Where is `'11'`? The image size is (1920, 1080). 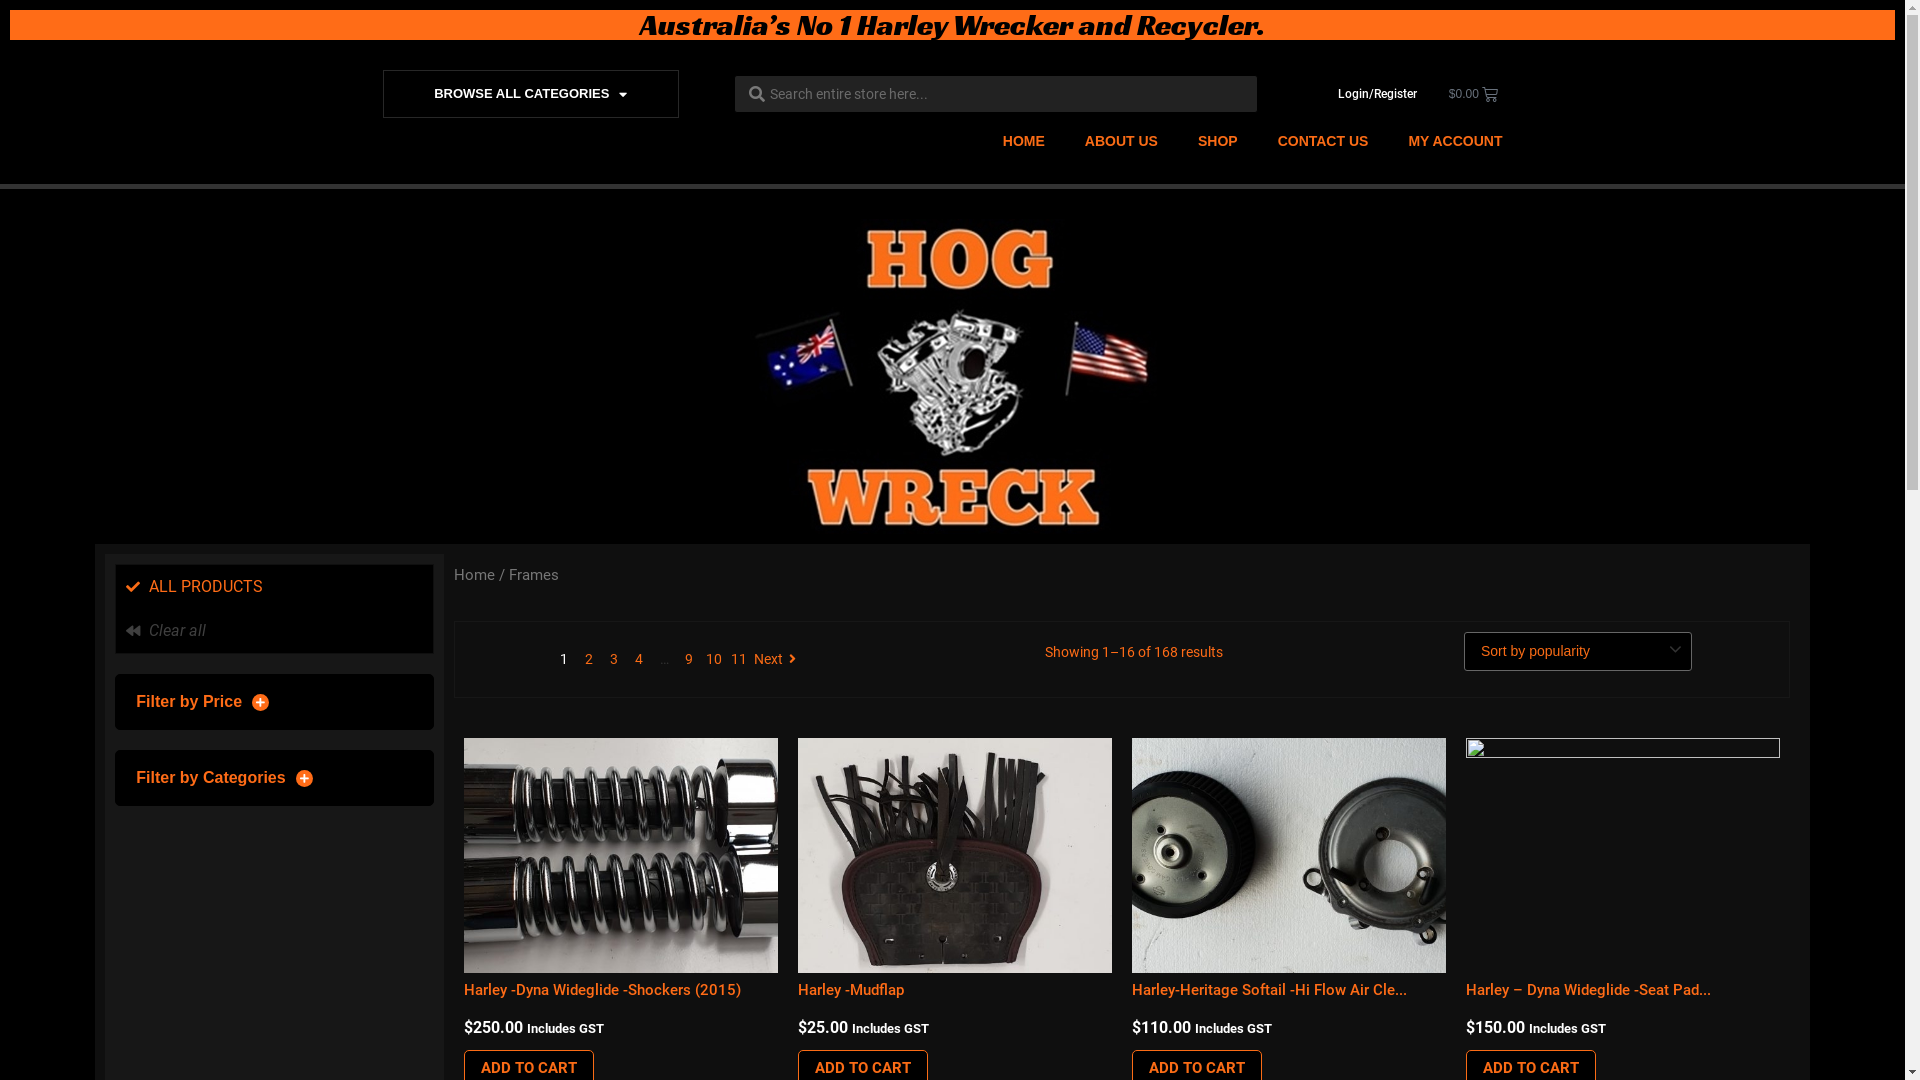
'11' is located at coordinates (728, 659).